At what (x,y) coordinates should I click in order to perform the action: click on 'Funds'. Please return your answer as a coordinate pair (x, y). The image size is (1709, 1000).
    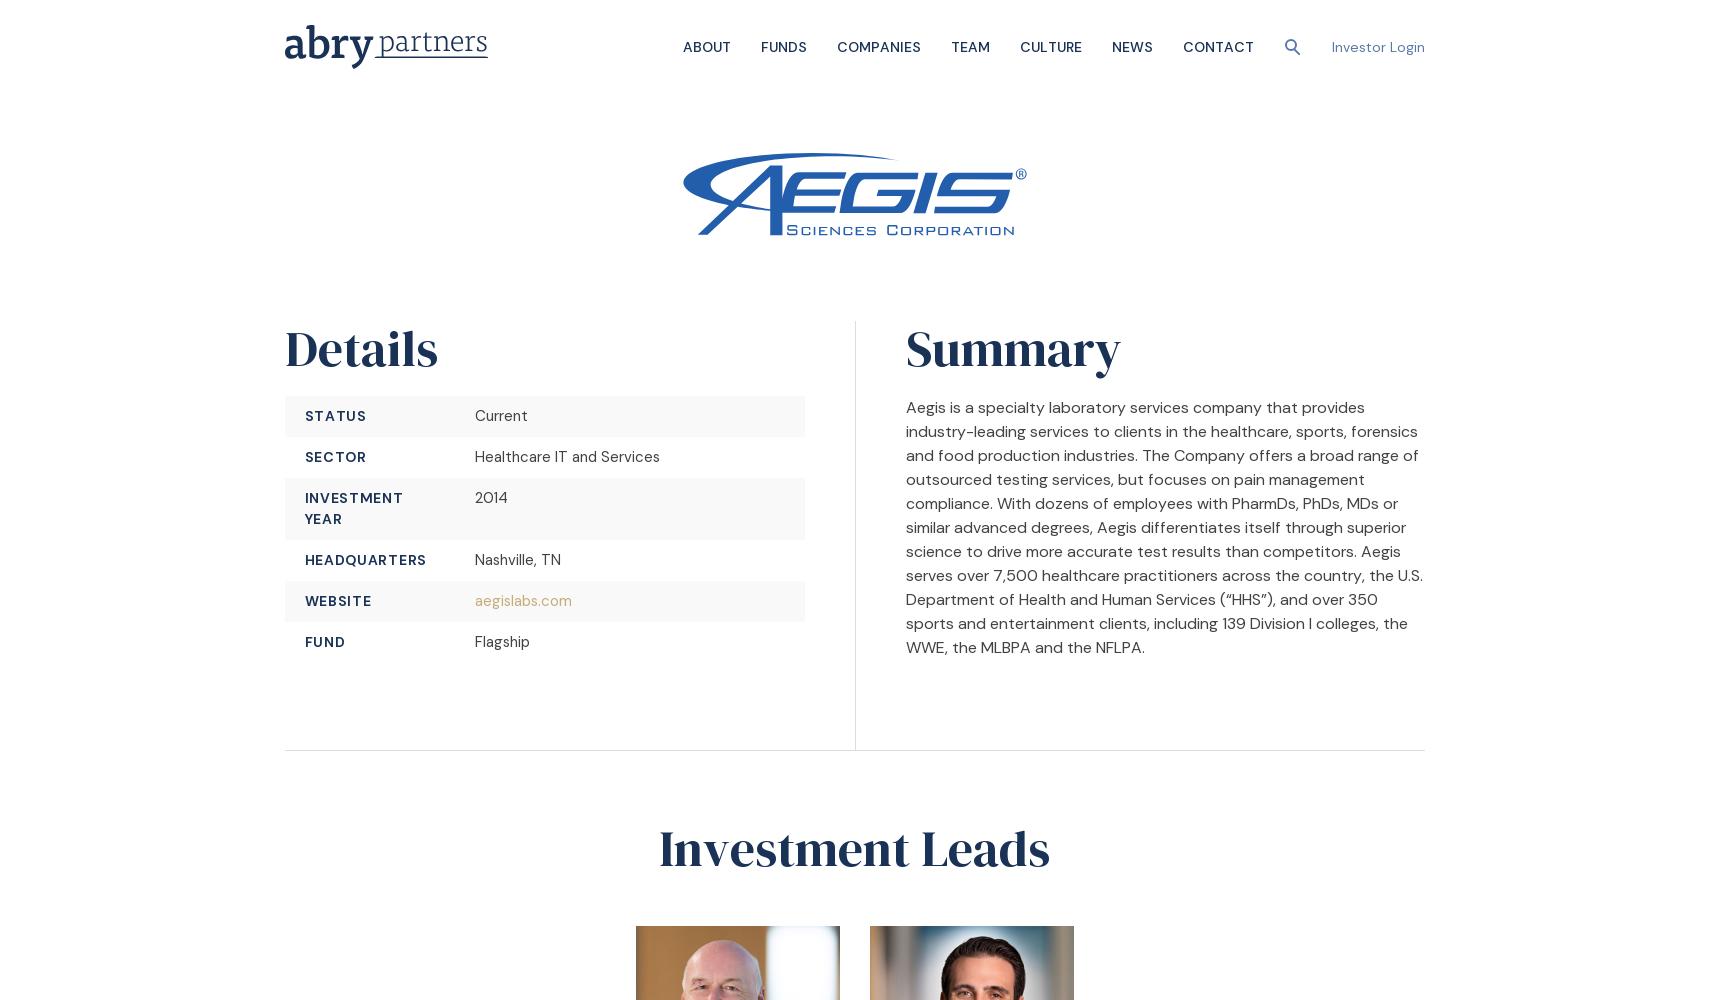
    Looking at the image, I should click on (782, 46).